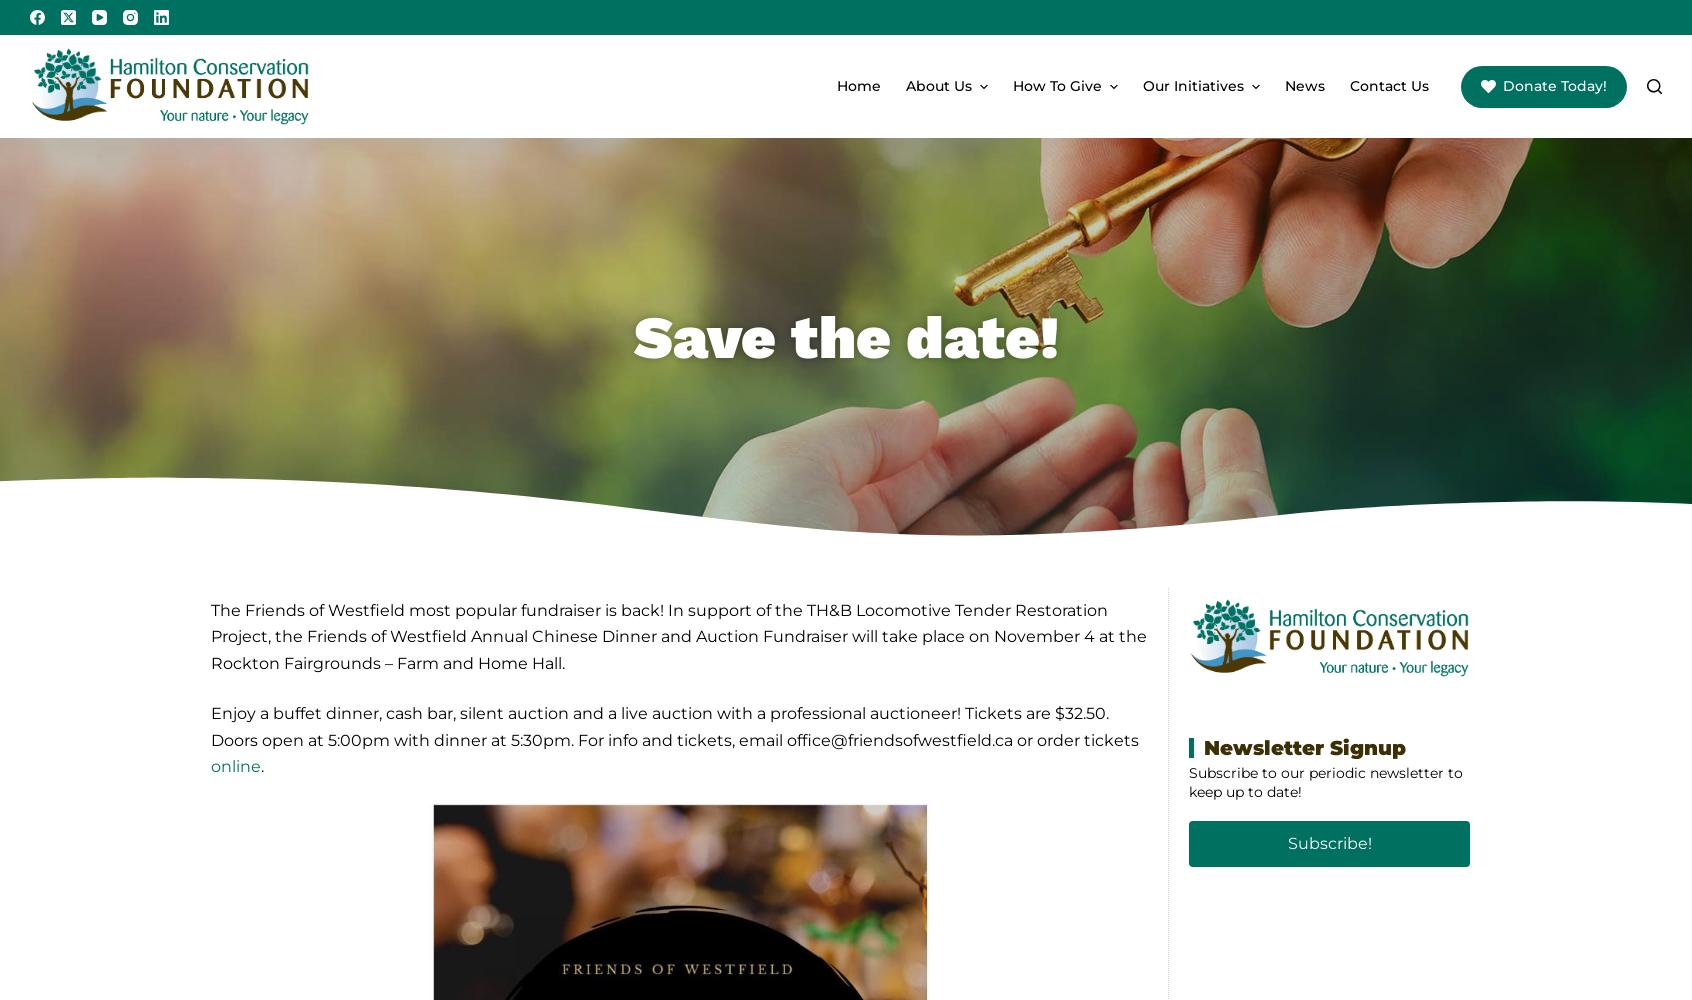 The height and width of the screenshot is (1000, 1692). I want to click on 'Subscribe to our periodic newsletter to keep up to date!', so click(1324, 782).